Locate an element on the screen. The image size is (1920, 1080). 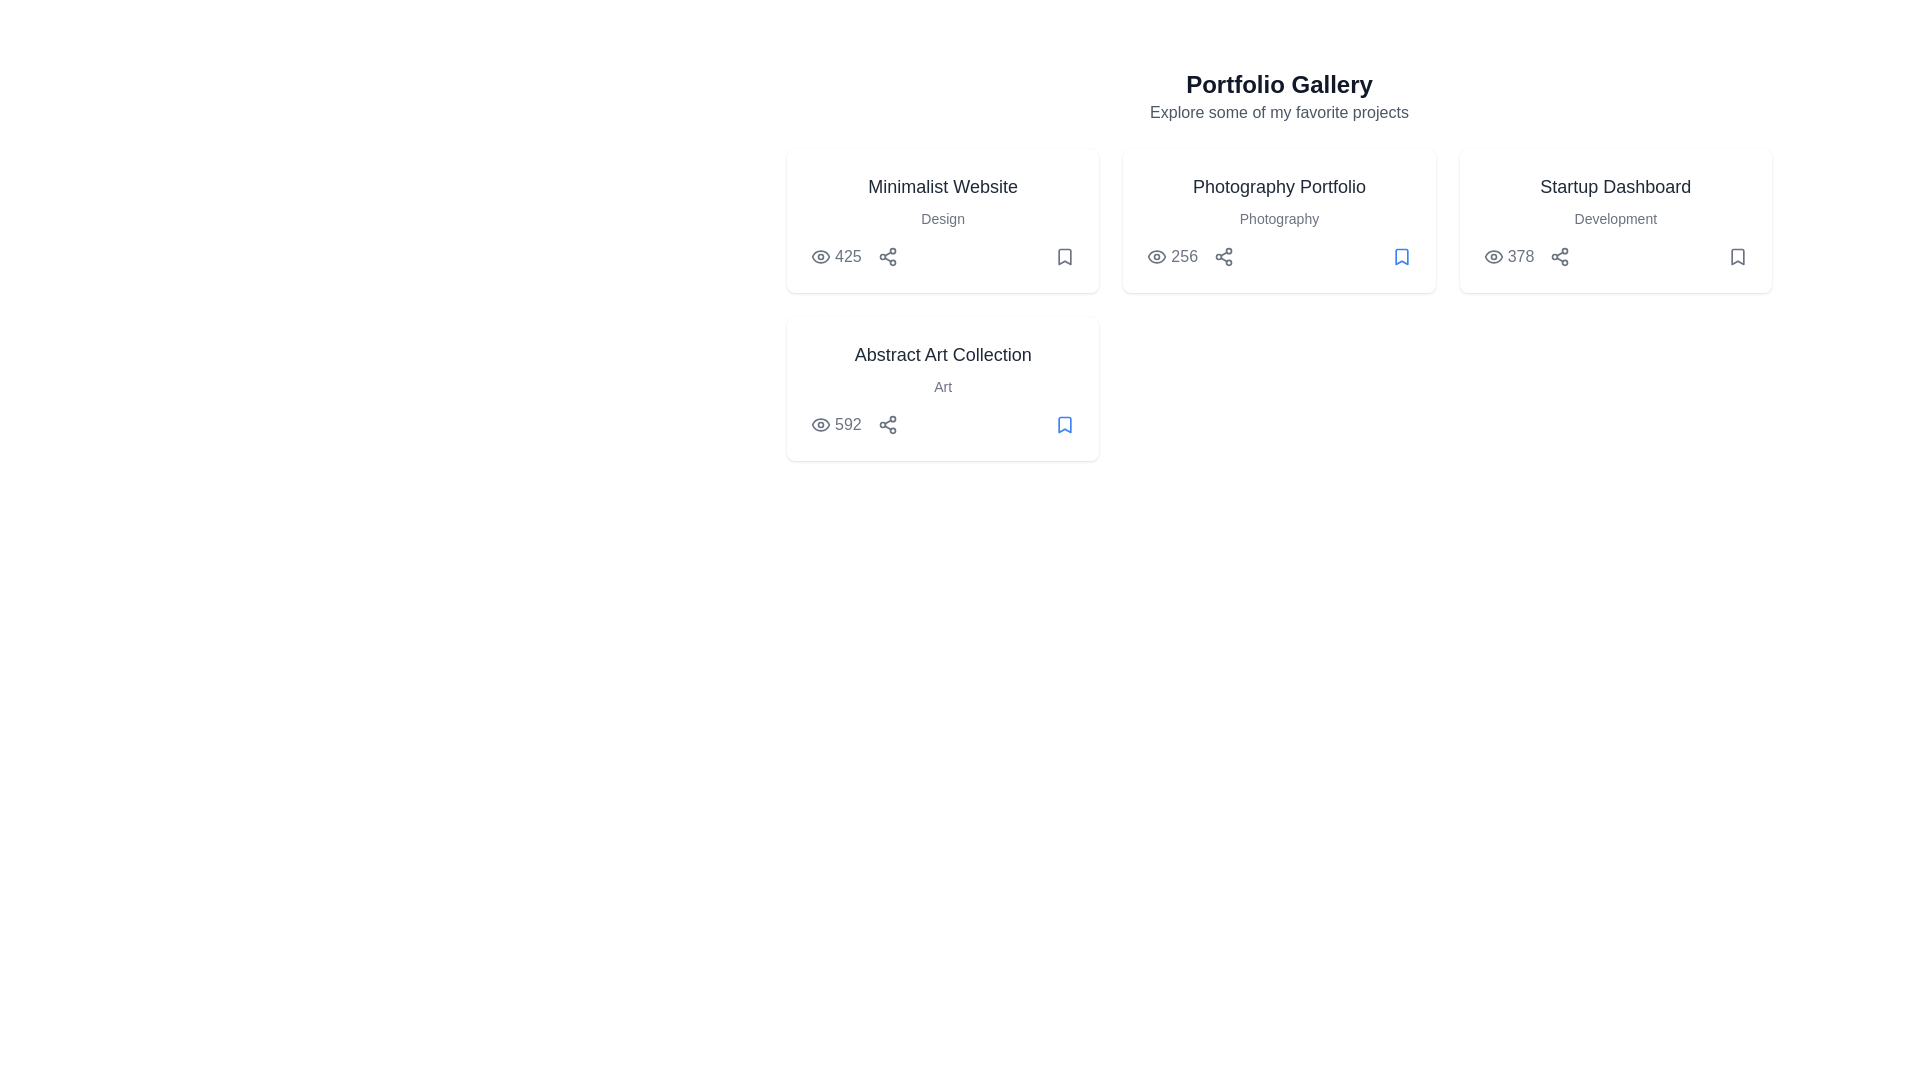
numerical value displayed in the Text Label located in the second card, positioned to the right of the eye icon and left of the share icon is located at coordinates (1190, 256).